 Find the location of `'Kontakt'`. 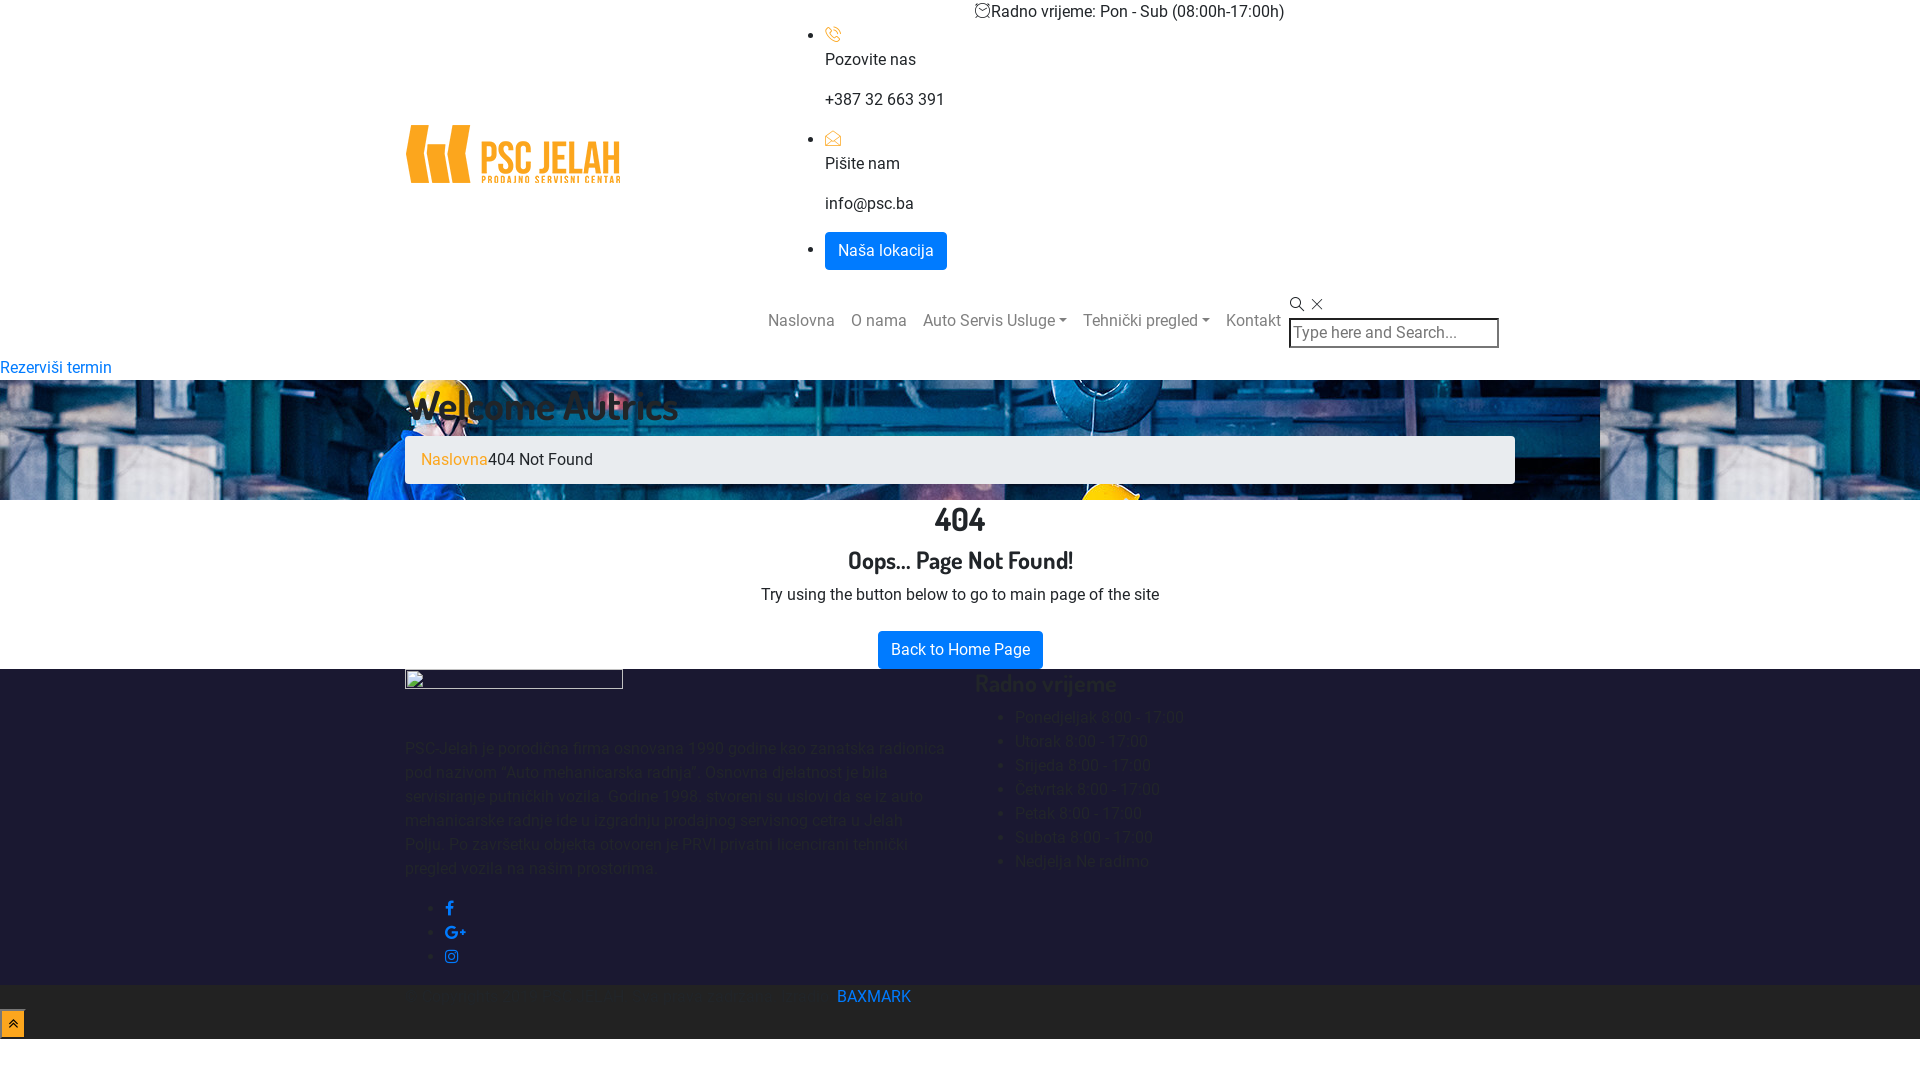

'Kontakt' is located at coordinates (1252, 319).